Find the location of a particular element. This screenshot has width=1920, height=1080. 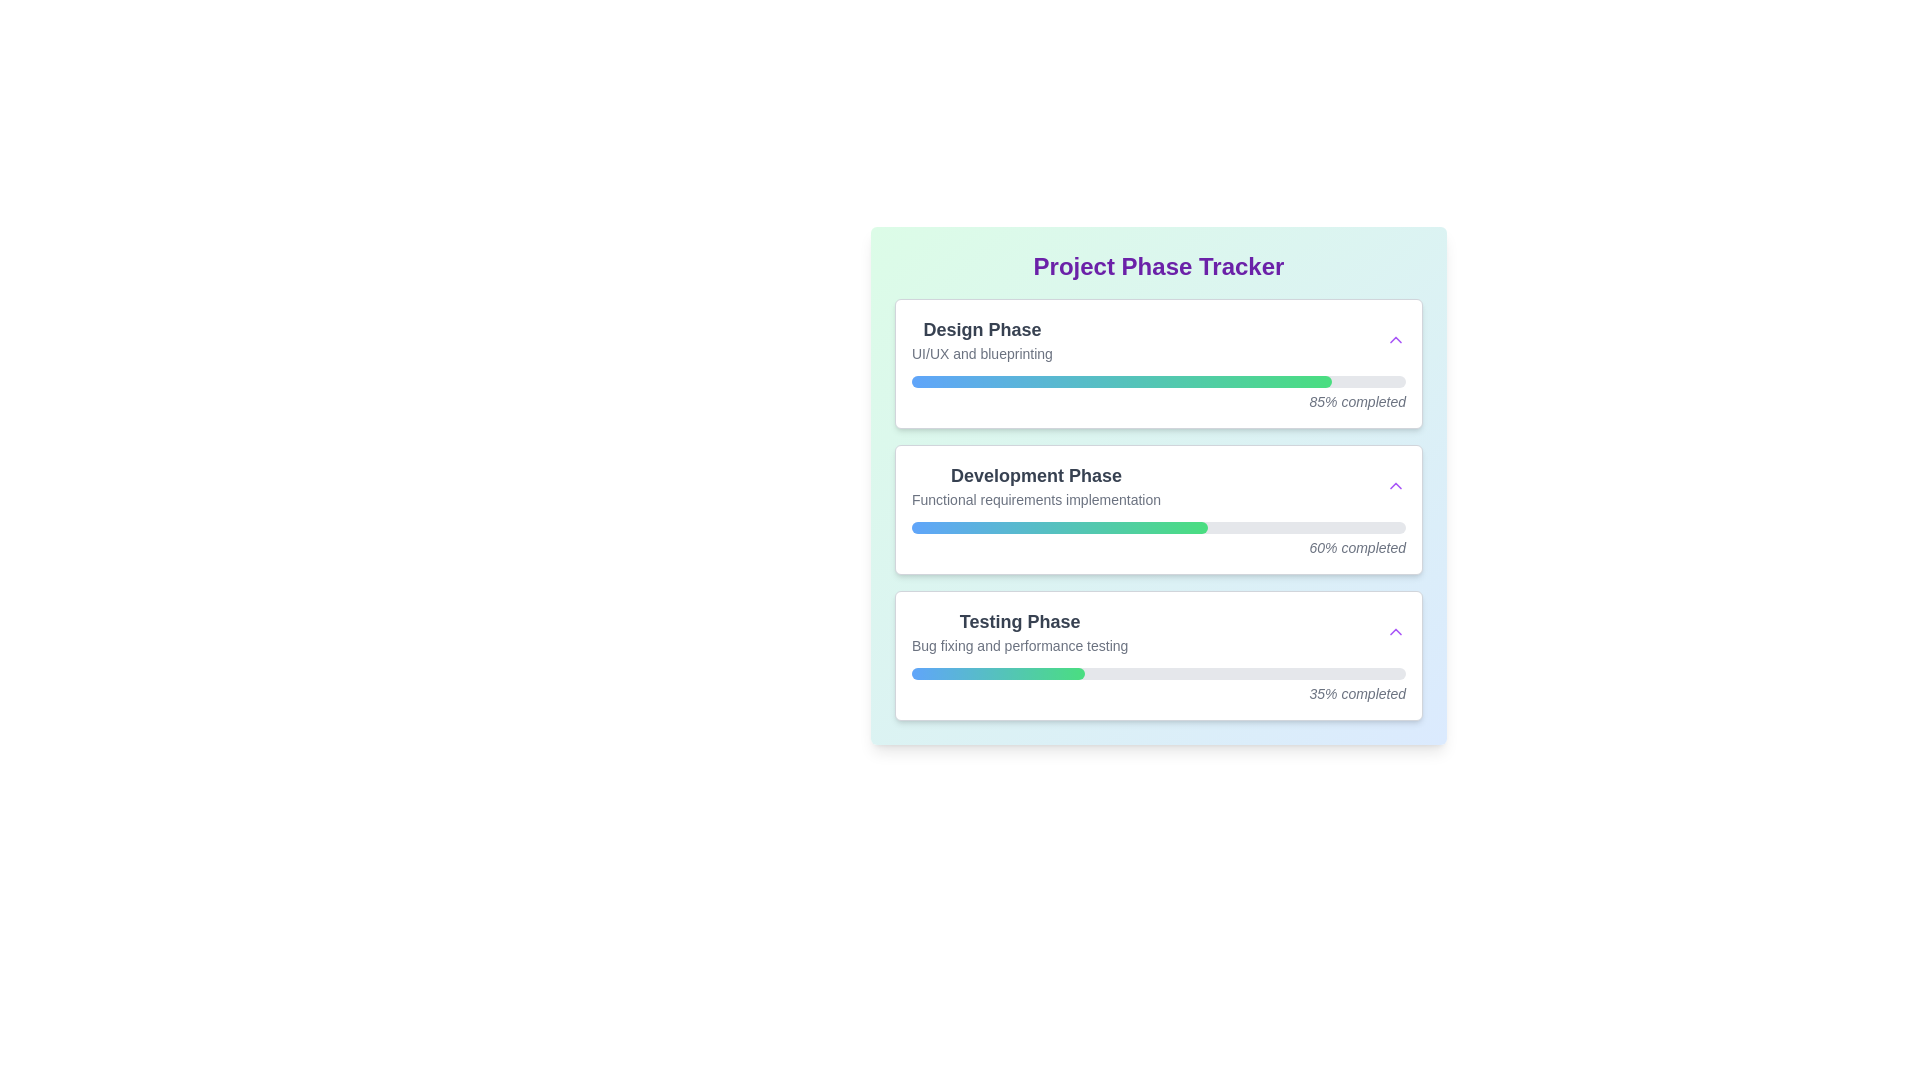

the text label that identifies the current phase of the project process, which is centrally aligned at the top of the 'Development Phase' section within the middle card of the vertical stack is located at coordinates (1036, 475).